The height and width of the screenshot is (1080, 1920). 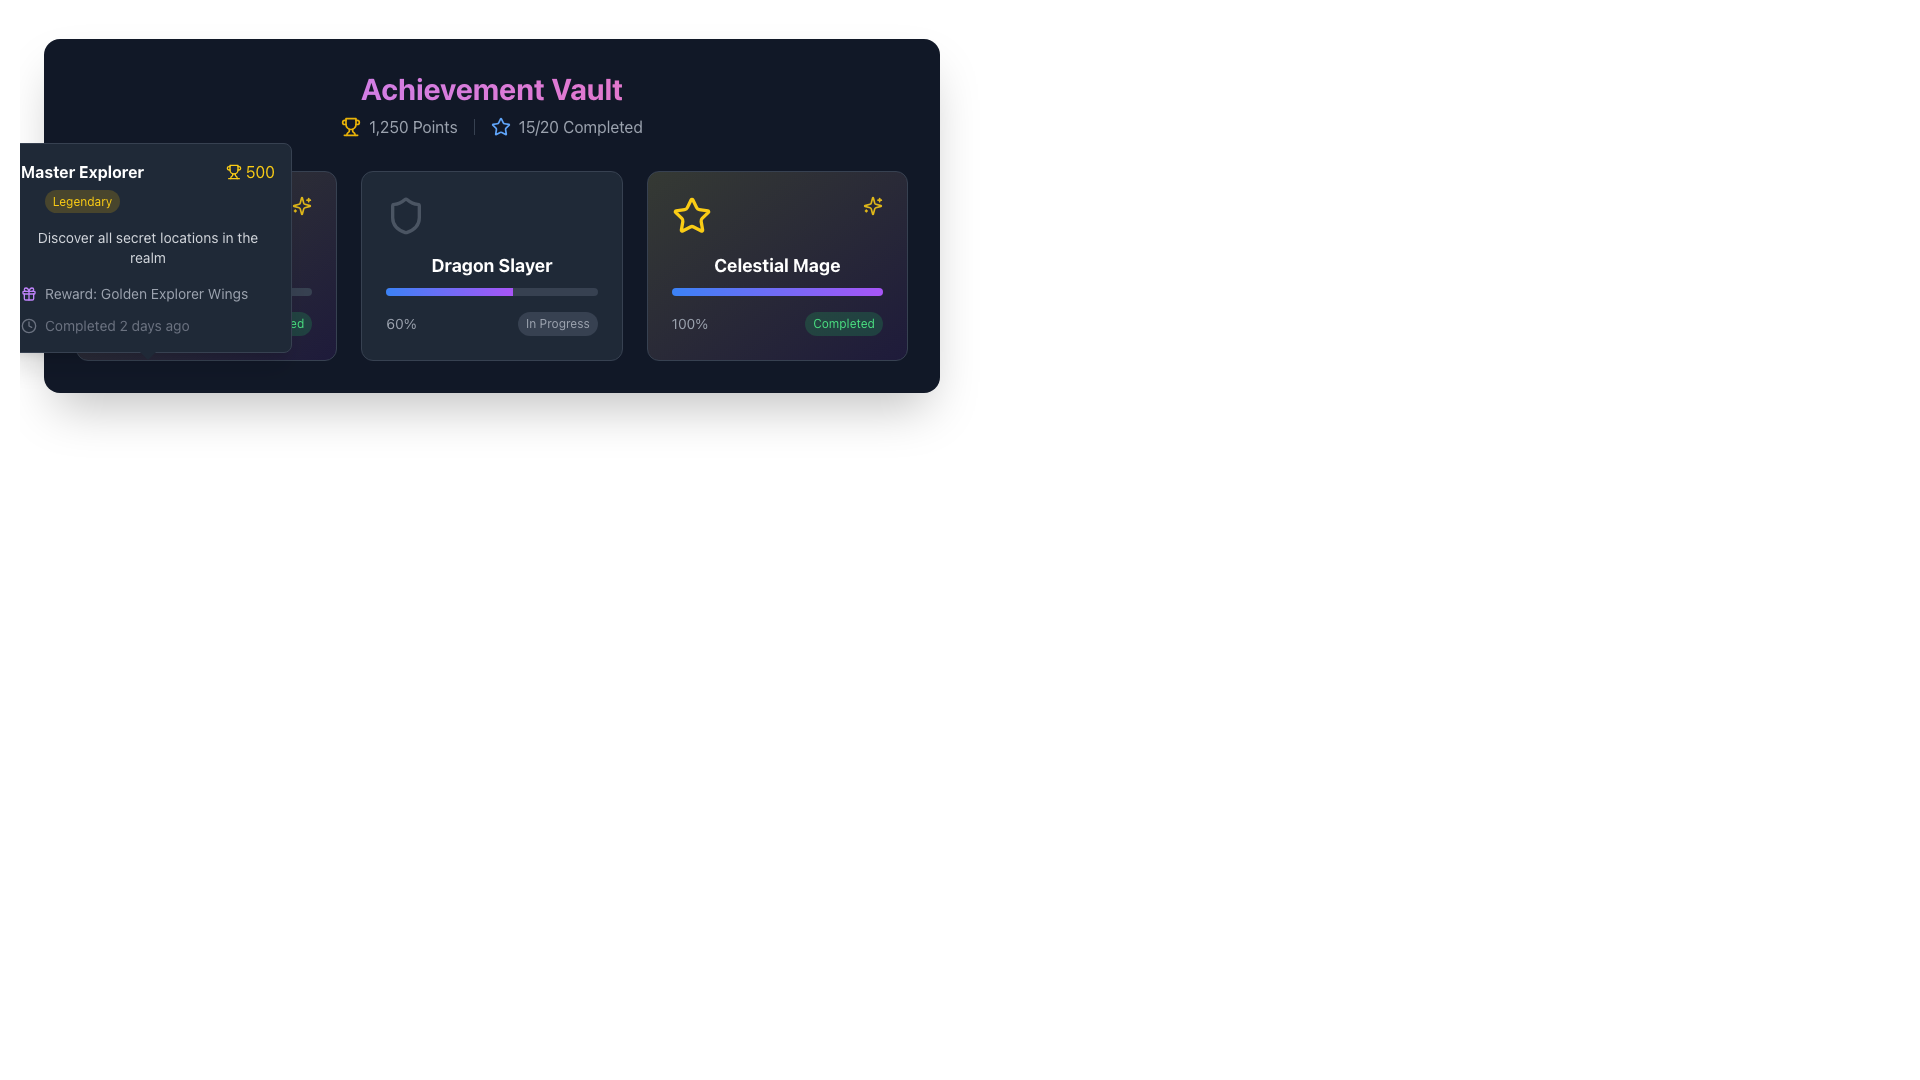 I want to click on the decorative graphic element located at the bottom center of the 'Master Explorer' achievement card, which serves as an ornamental indicator for alignment, so click(x=147, y=358).